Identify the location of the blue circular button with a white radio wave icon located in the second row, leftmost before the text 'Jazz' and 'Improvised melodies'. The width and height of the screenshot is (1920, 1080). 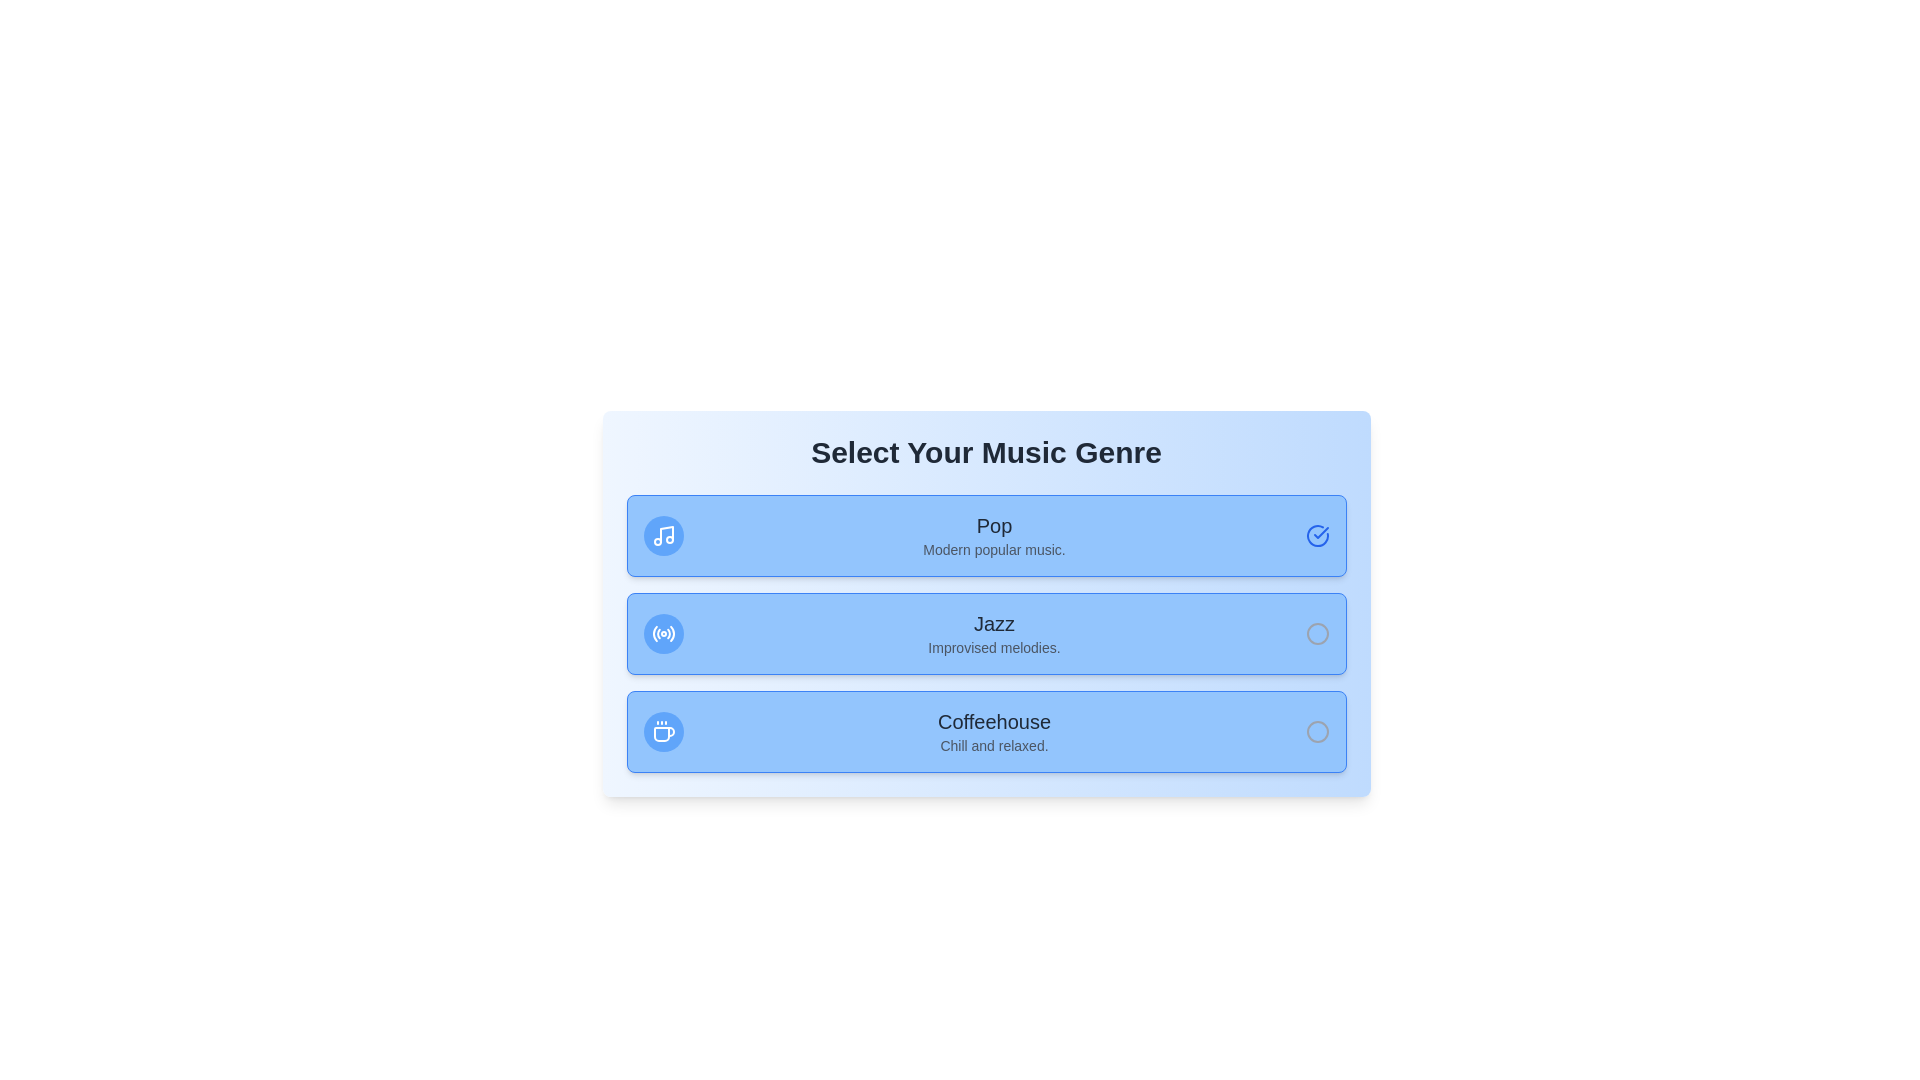
(663, 633).